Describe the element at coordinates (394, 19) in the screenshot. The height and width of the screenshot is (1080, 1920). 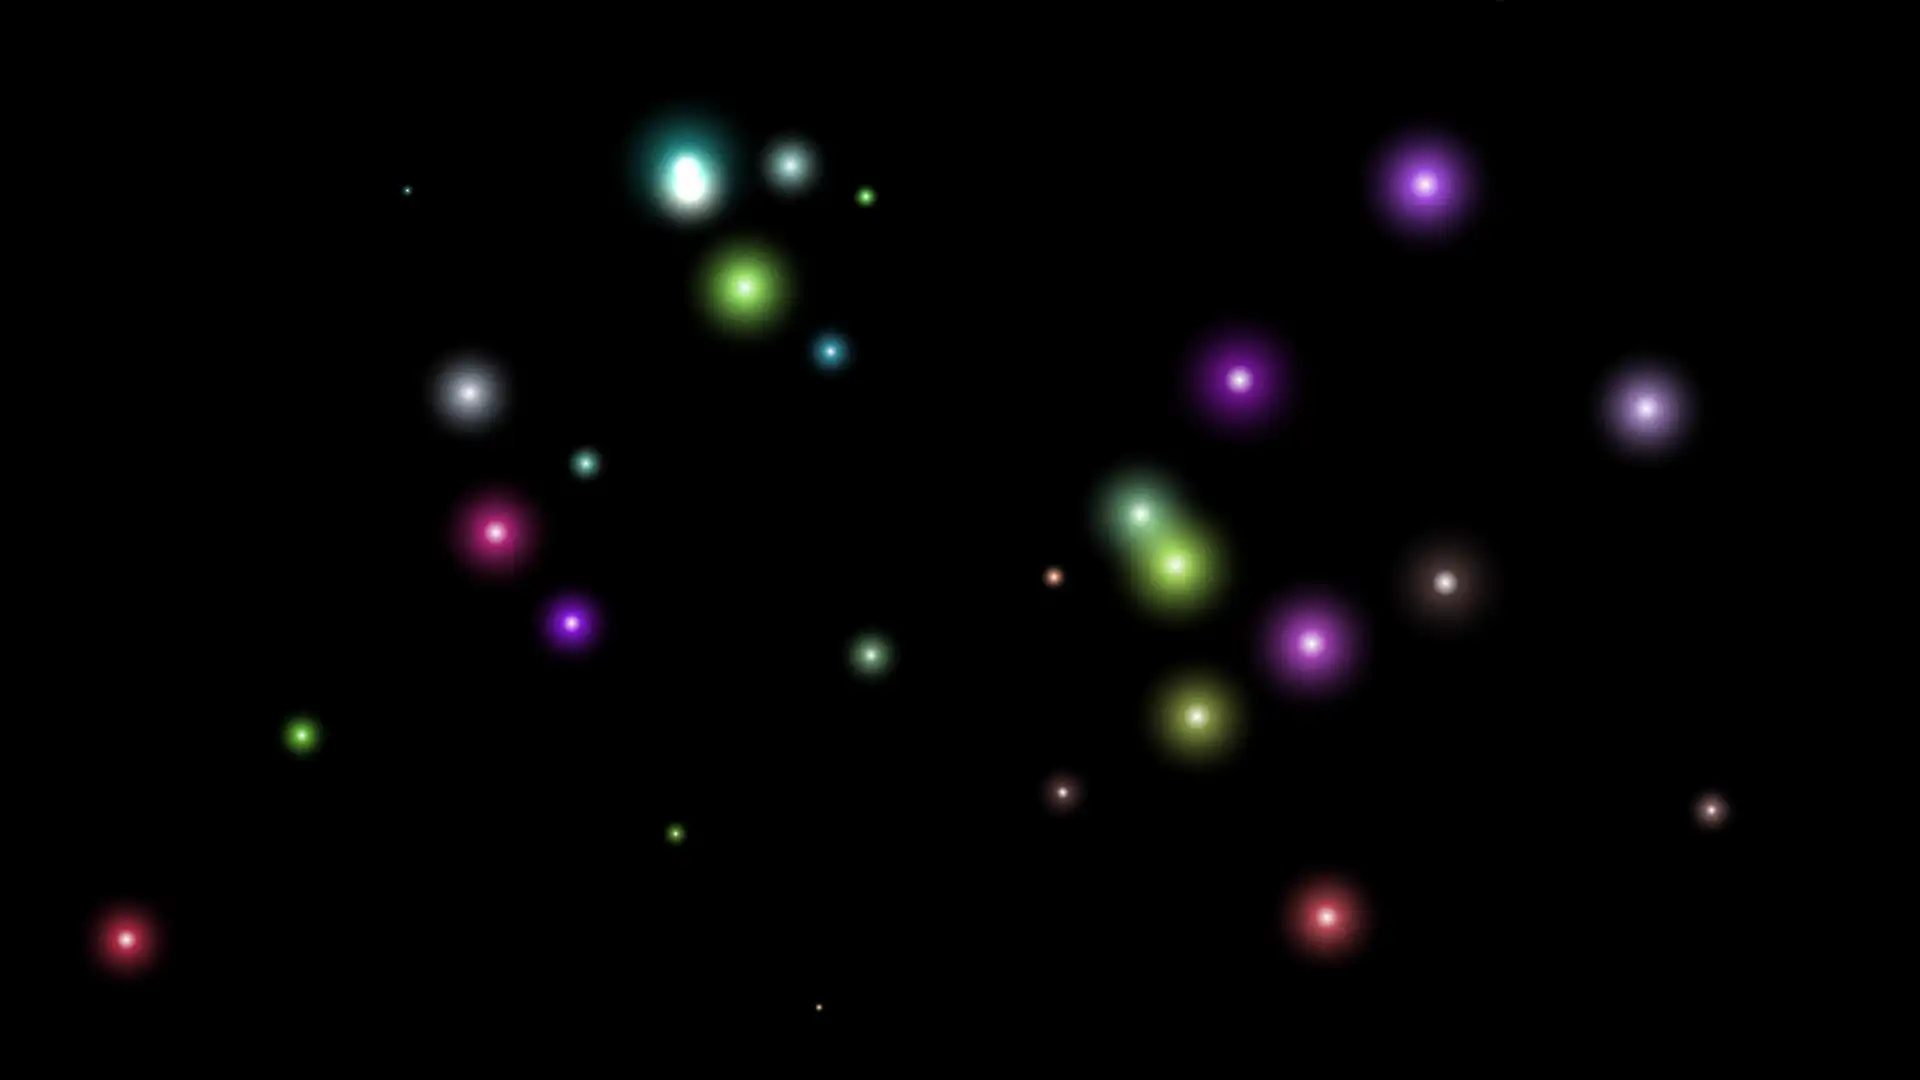
I see `More` at that location.